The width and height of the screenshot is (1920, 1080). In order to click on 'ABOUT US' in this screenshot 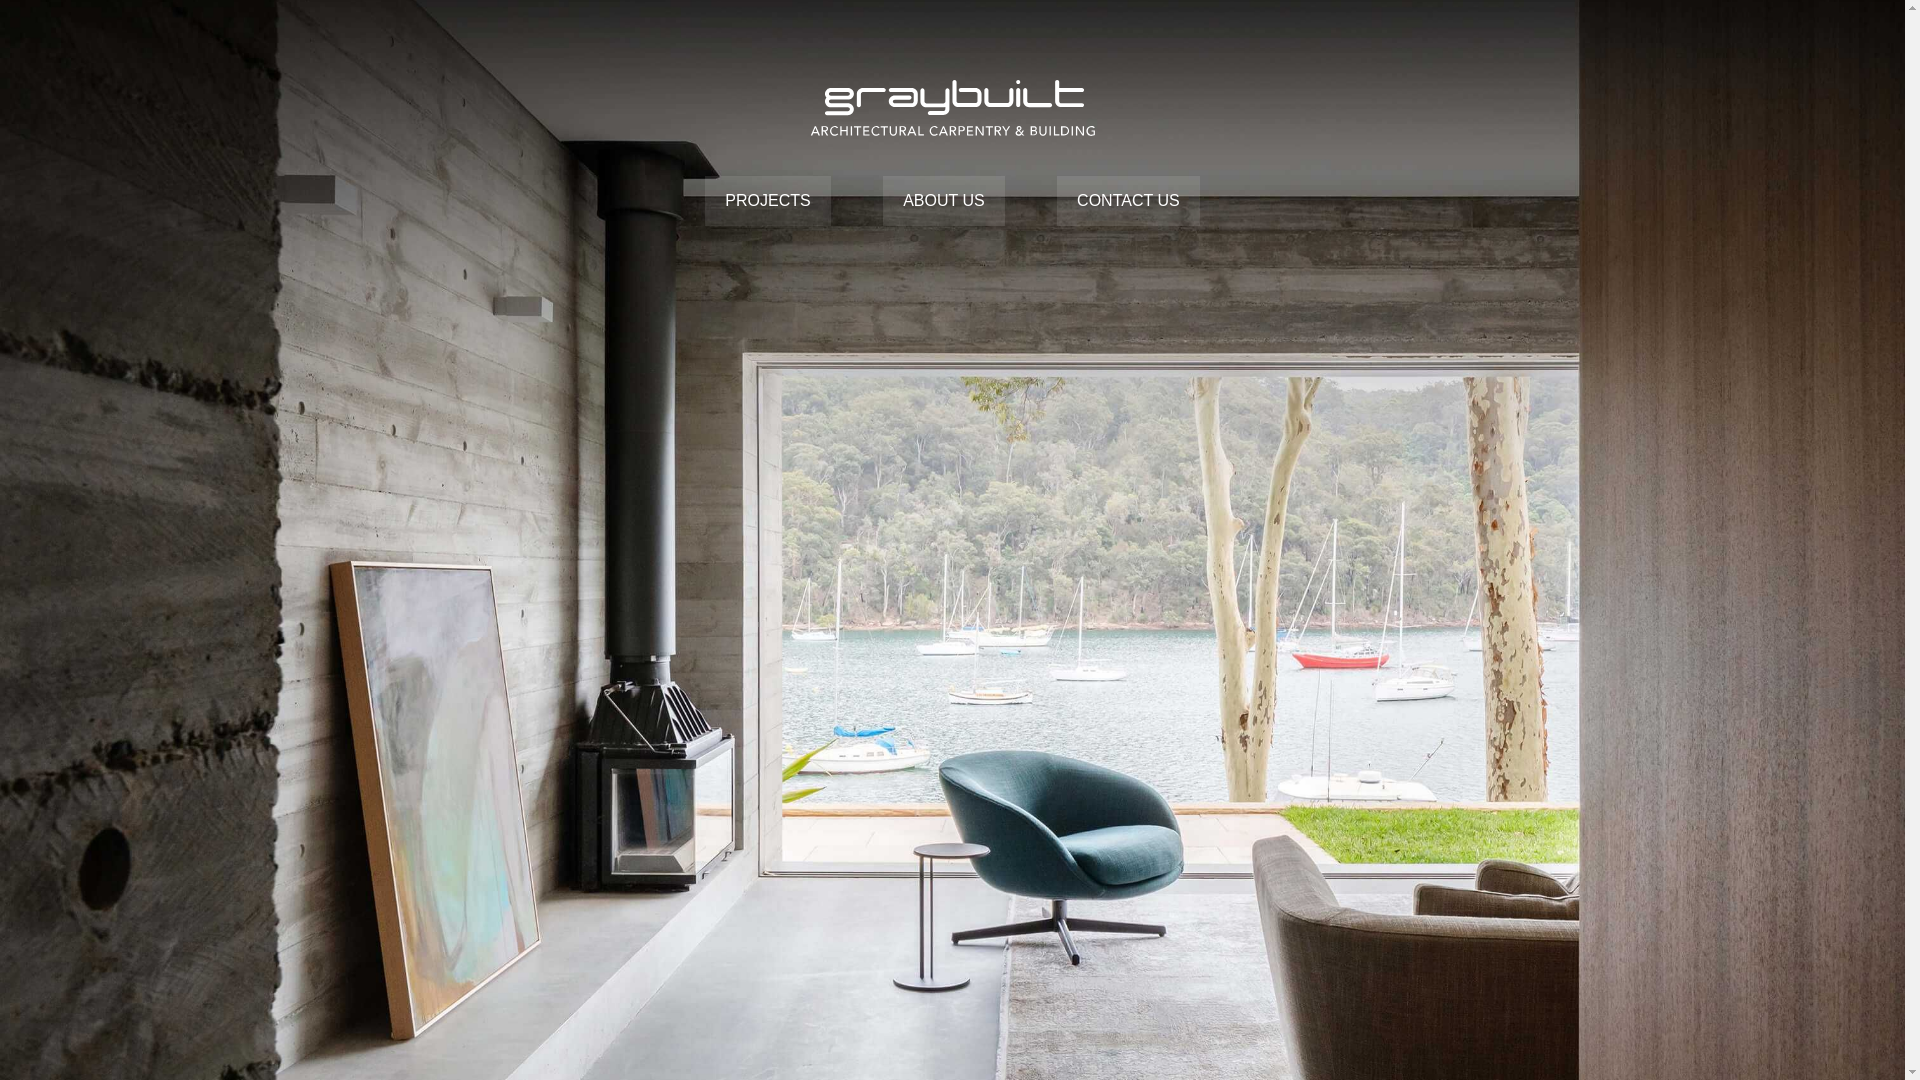, I will do `click(943, 200)`.